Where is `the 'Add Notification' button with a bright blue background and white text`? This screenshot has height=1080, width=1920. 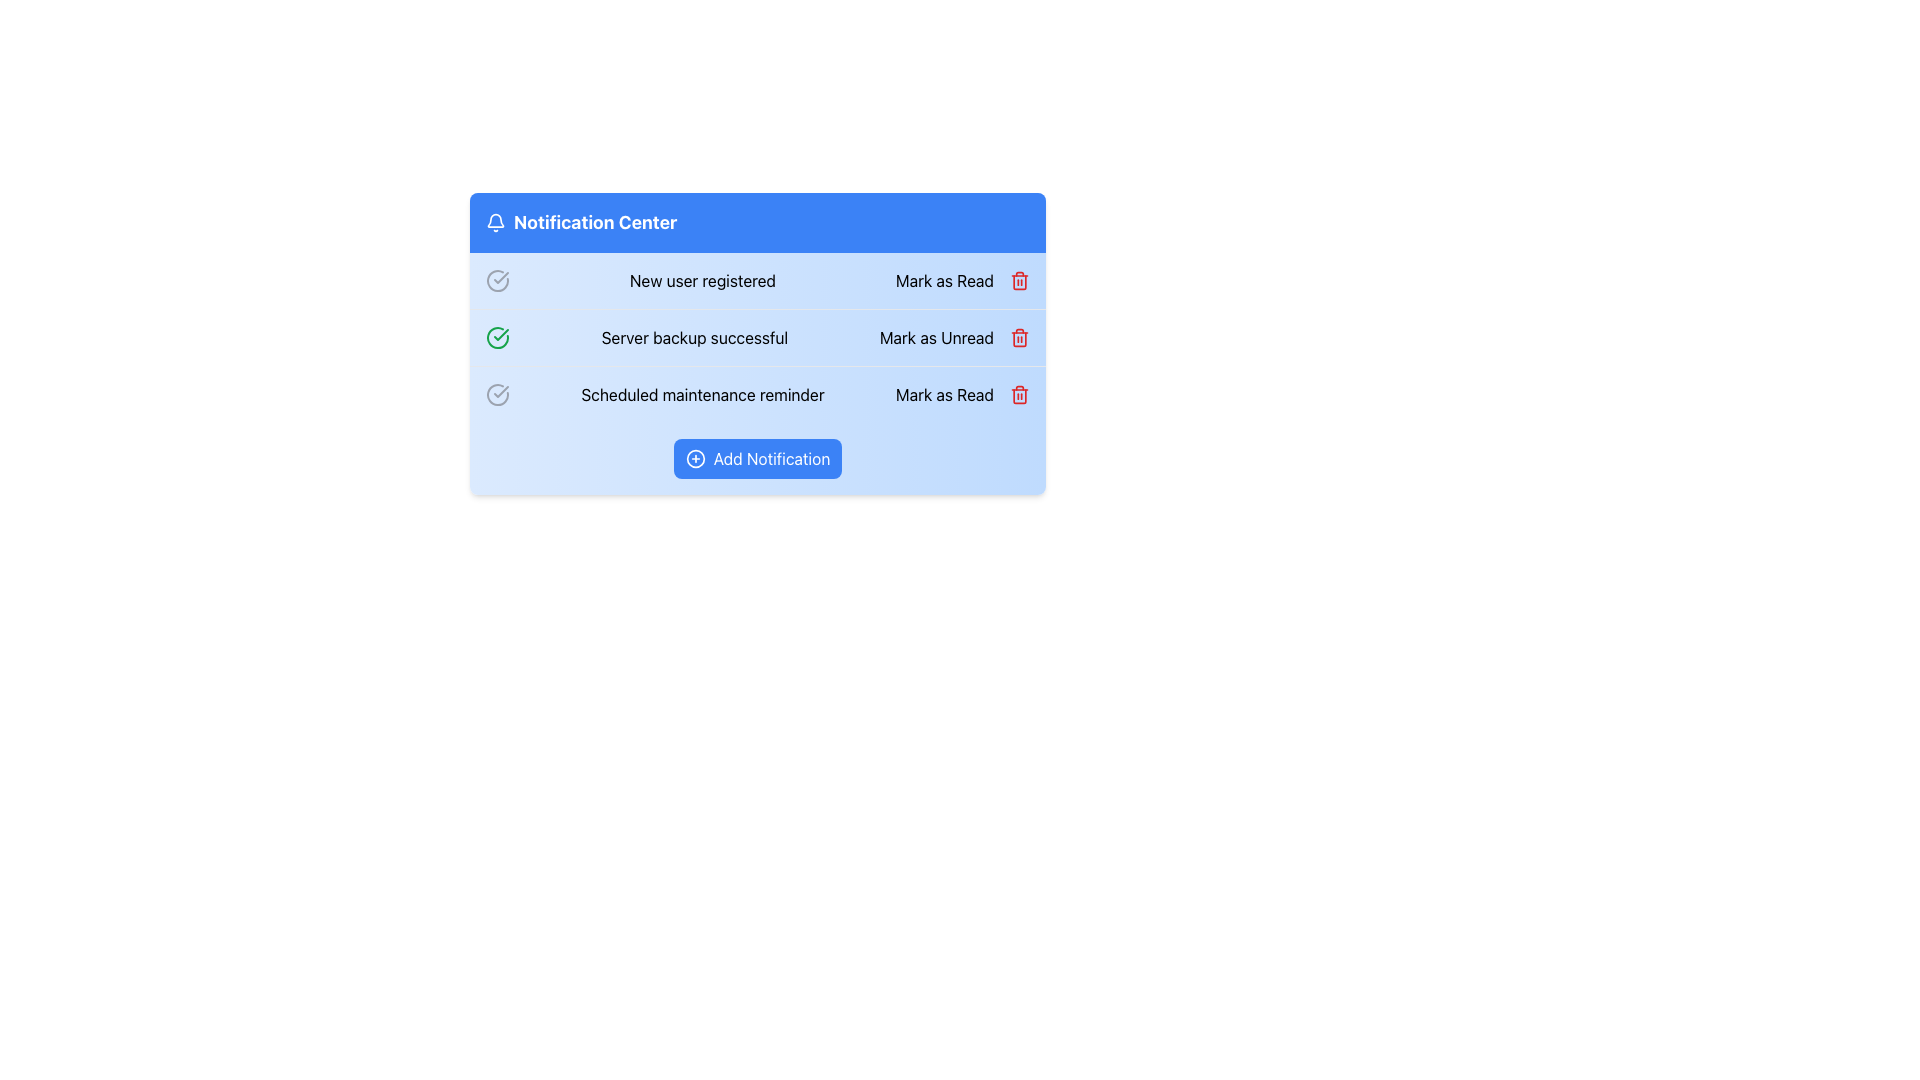
the 'Add Notification' button with a bright blue background and white text is located at coordinates (757, 459).